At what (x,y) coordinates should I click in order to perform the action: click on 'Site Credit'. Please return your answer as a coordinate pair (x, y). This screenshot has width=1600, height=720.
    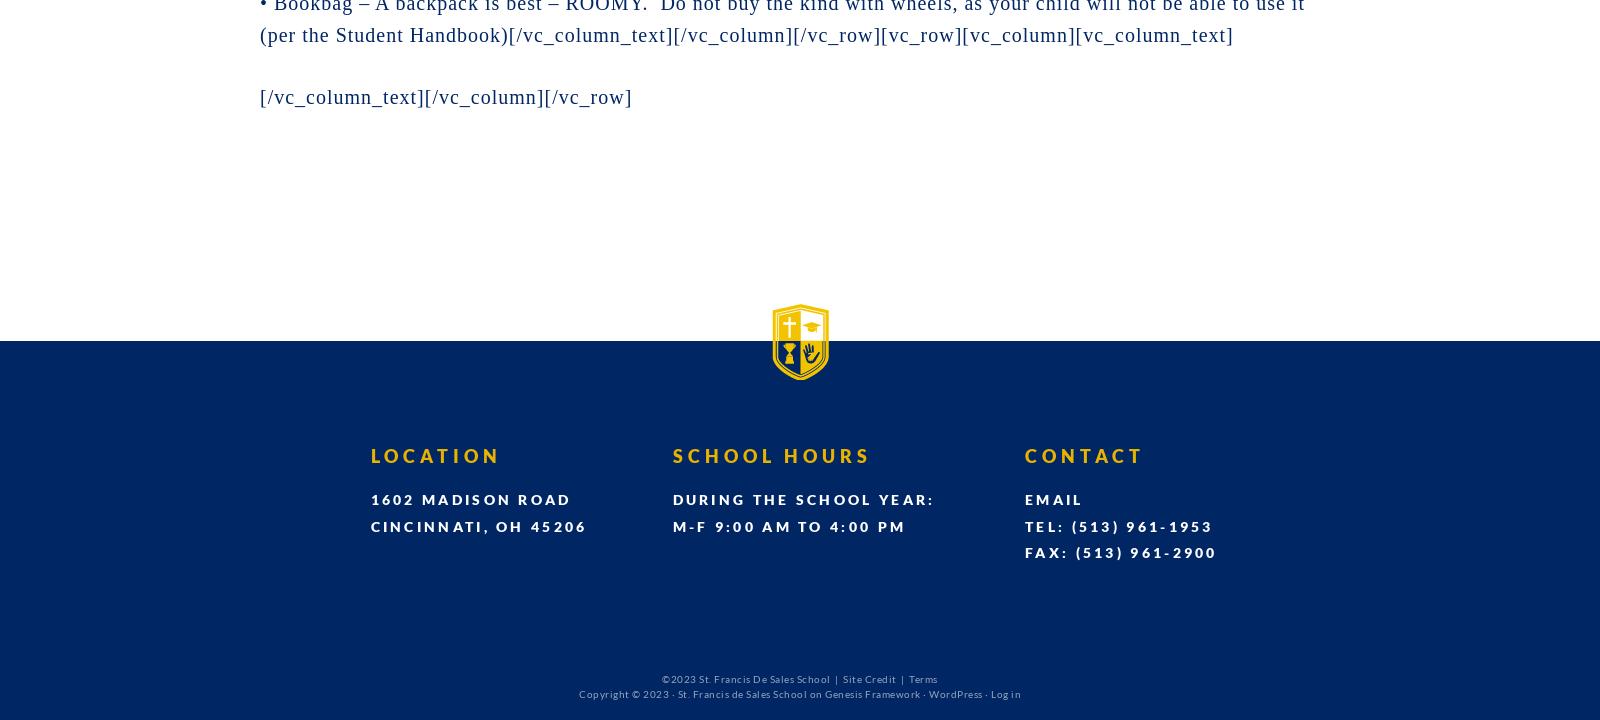
    Looking at the image, I should click on (868, 677).